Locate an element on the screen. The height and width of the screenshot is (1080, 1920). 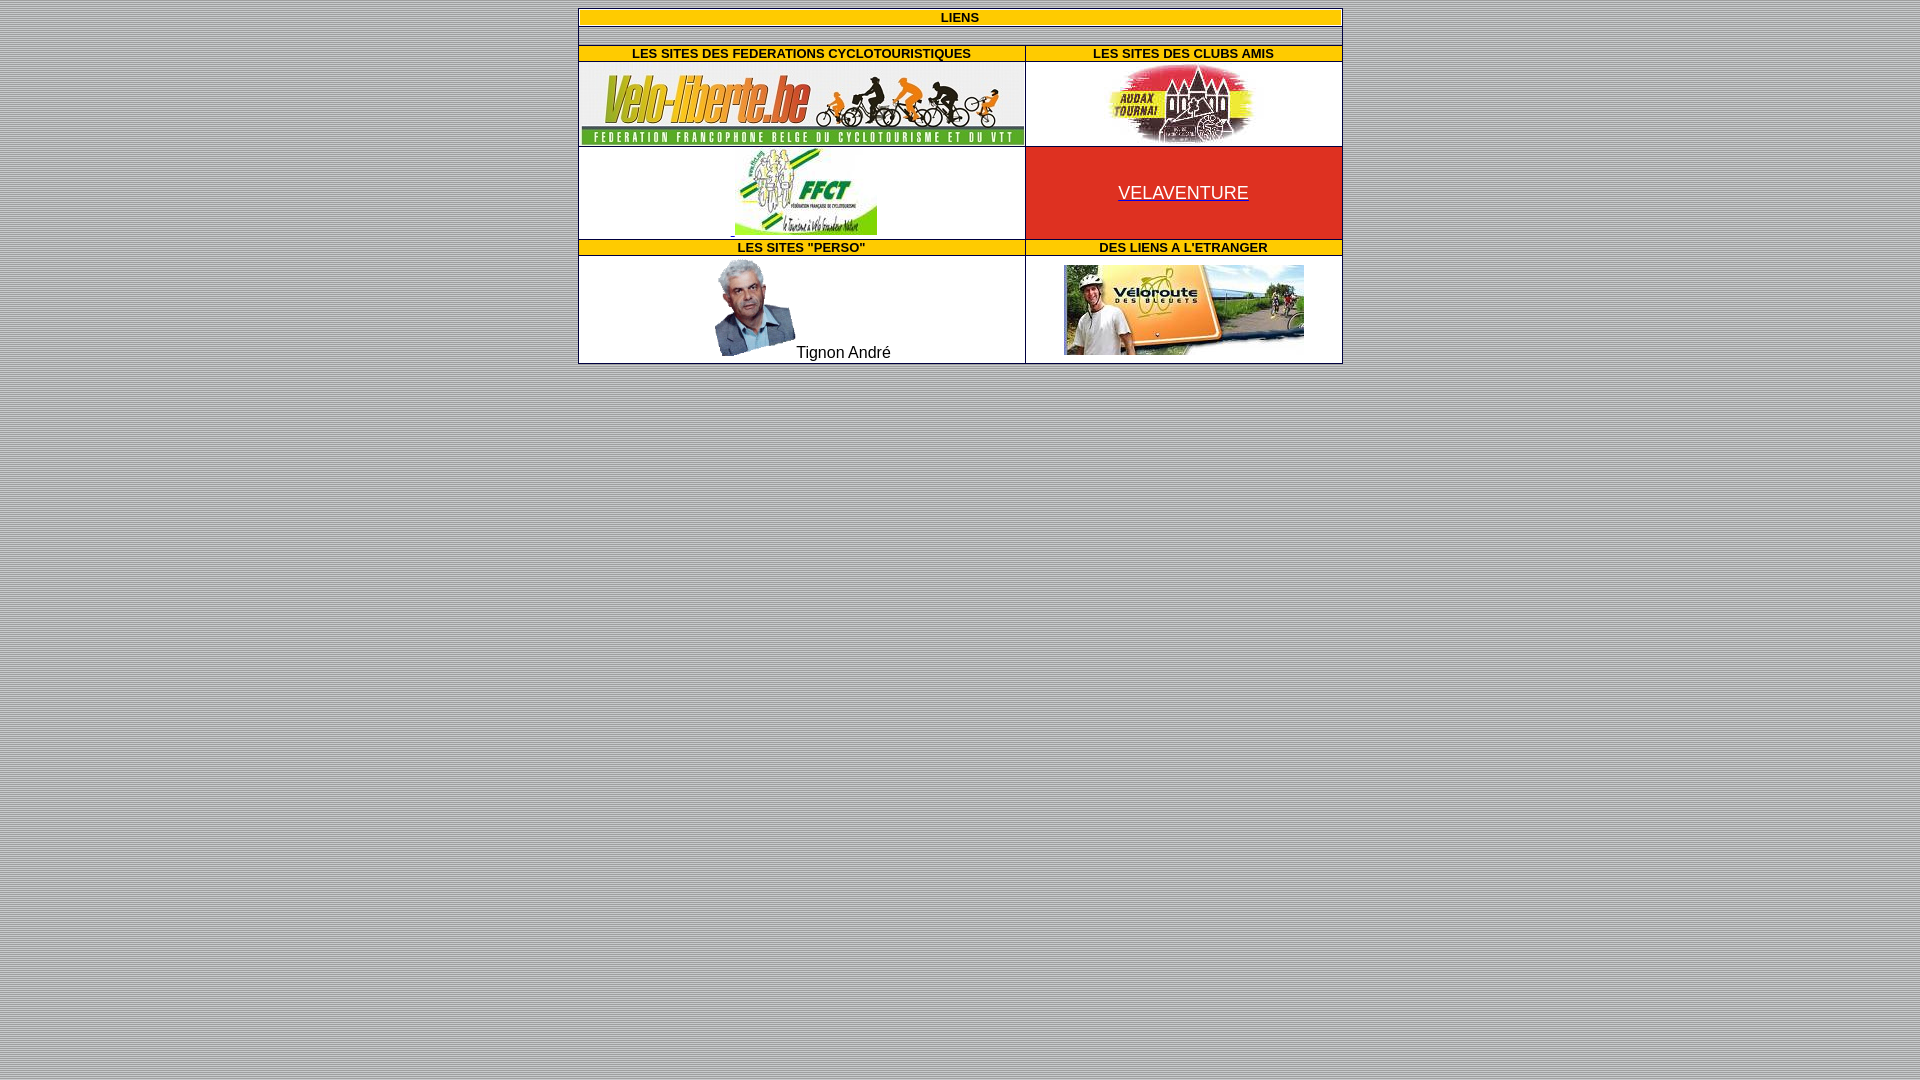
'VELAVENTURE' is located at coordinates (1183, 192).